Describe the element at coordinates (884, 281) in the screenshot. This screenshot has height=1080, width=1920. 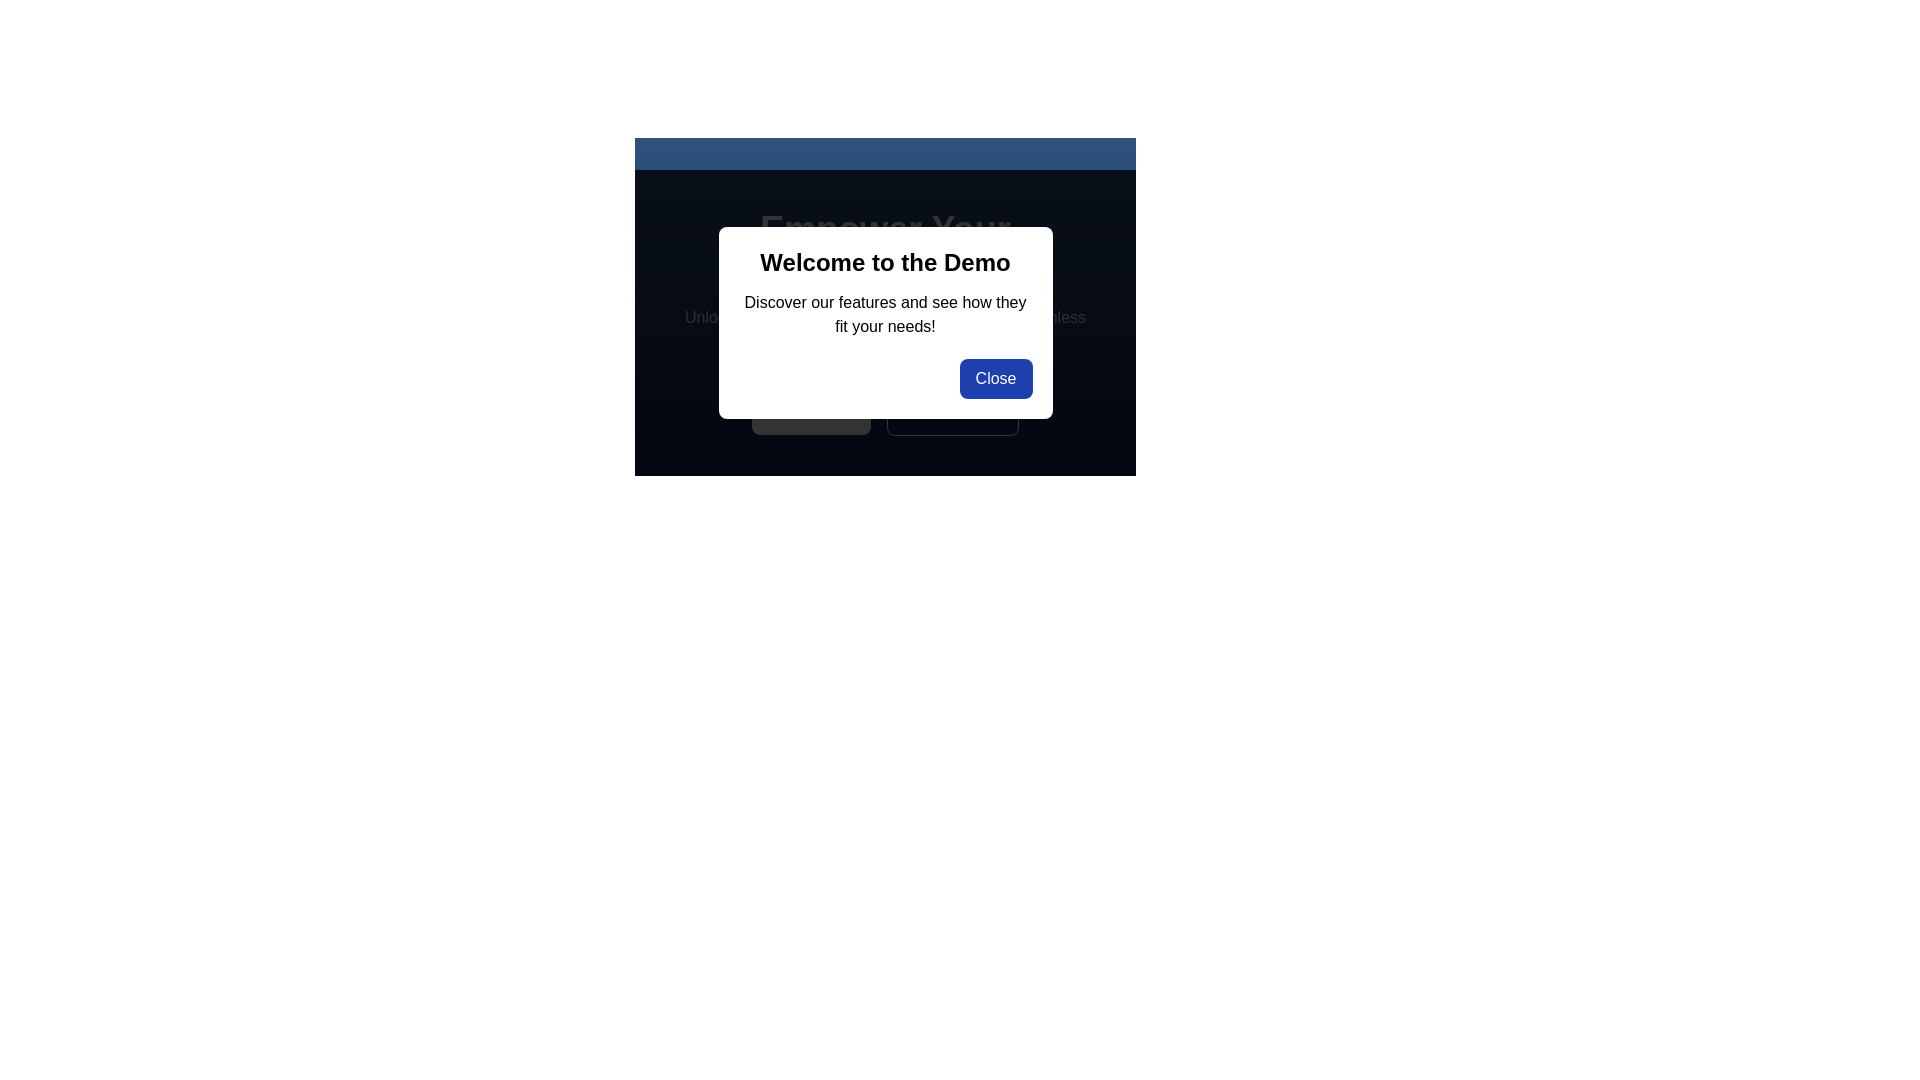
I see `the Text Display element that serves as the title and introductory message for the modal dialog, located in the center of the dark-themed modal, preceding the 'Close' button` at that location.